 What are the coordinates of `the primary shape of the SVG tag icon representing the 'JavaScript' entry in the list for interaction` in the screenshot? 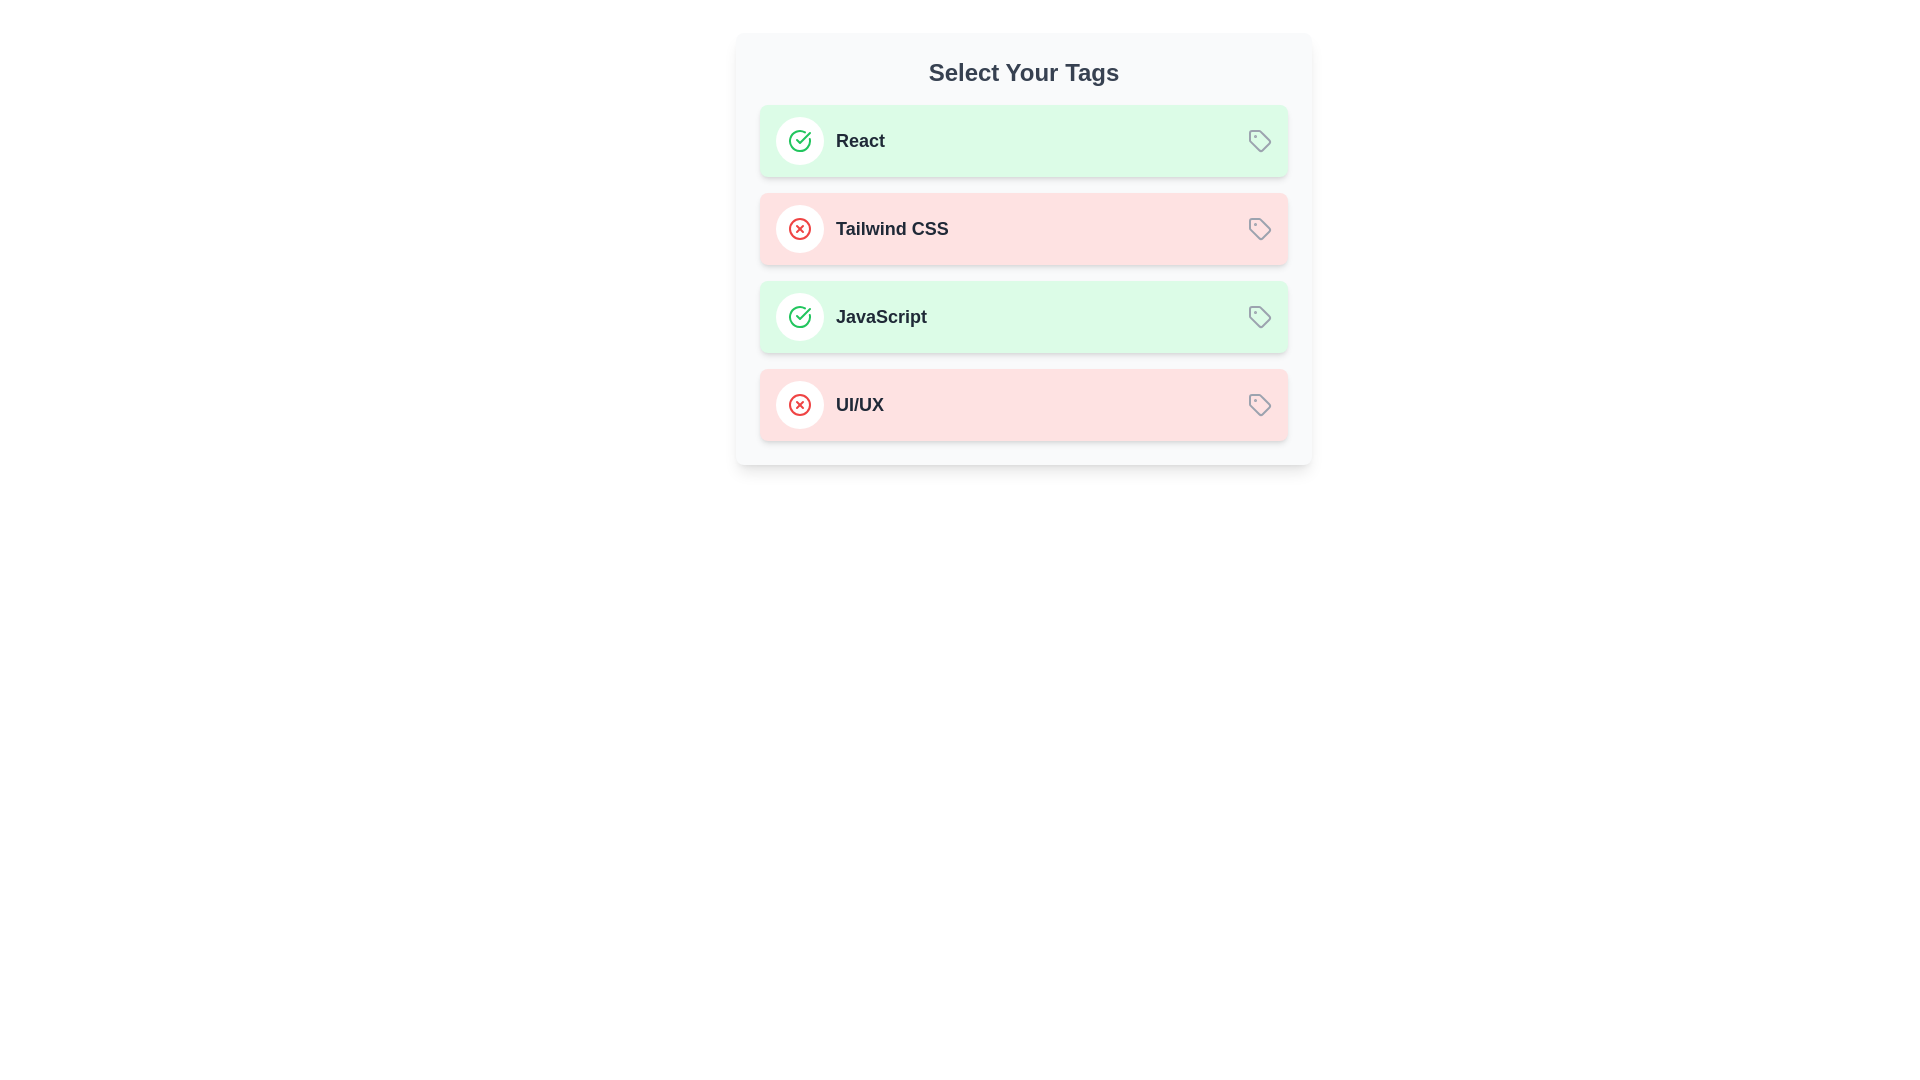 It's located at (1257, 315).